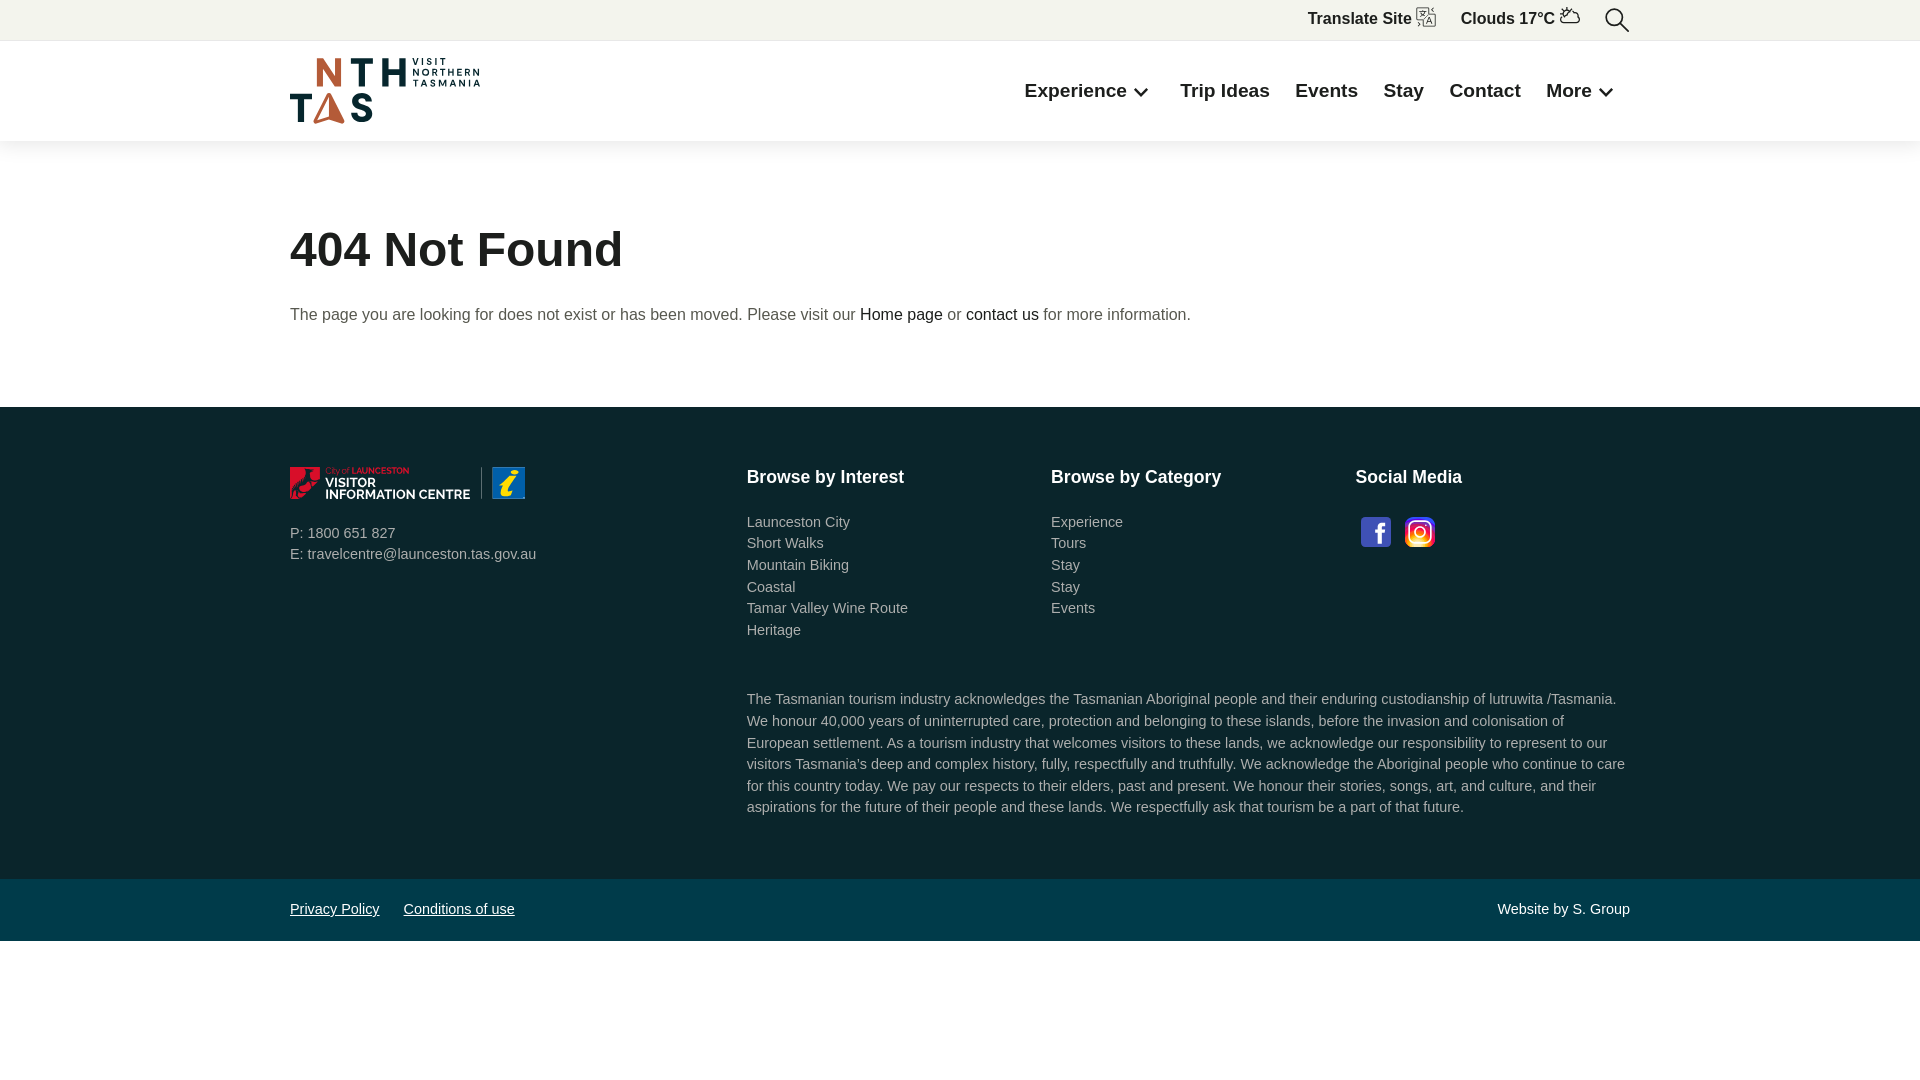 This screenshot has height=1080, width=1920. What do you see at coordinates (900, 314) in the screenshot?
I see `'Home page'` at bounding box center [900, 314].